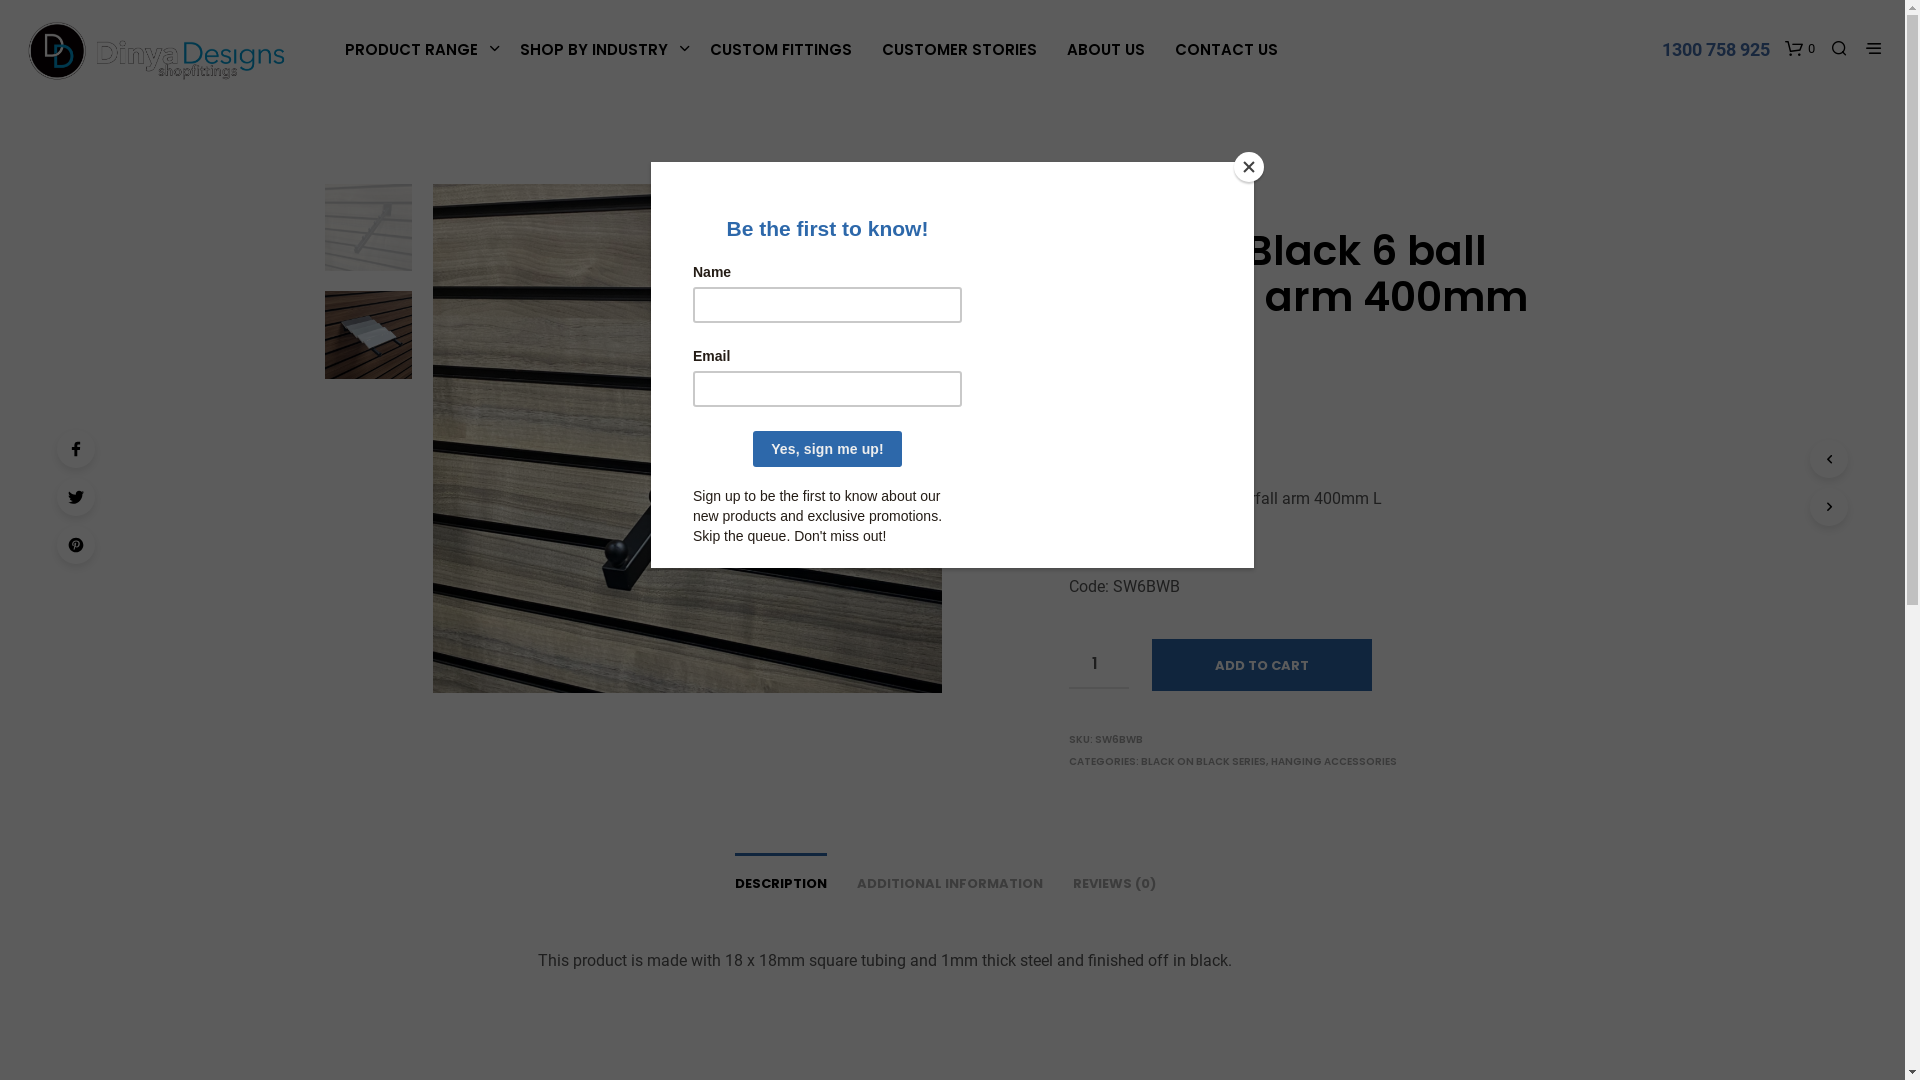 Image resolution: width=1920 pixels, height=1080 pixels. What do you see at coordinates (1202, 761) in the screenshot?
I see `'BLACK ON BLACK SERIES'` at bounding box center [1202, 761].